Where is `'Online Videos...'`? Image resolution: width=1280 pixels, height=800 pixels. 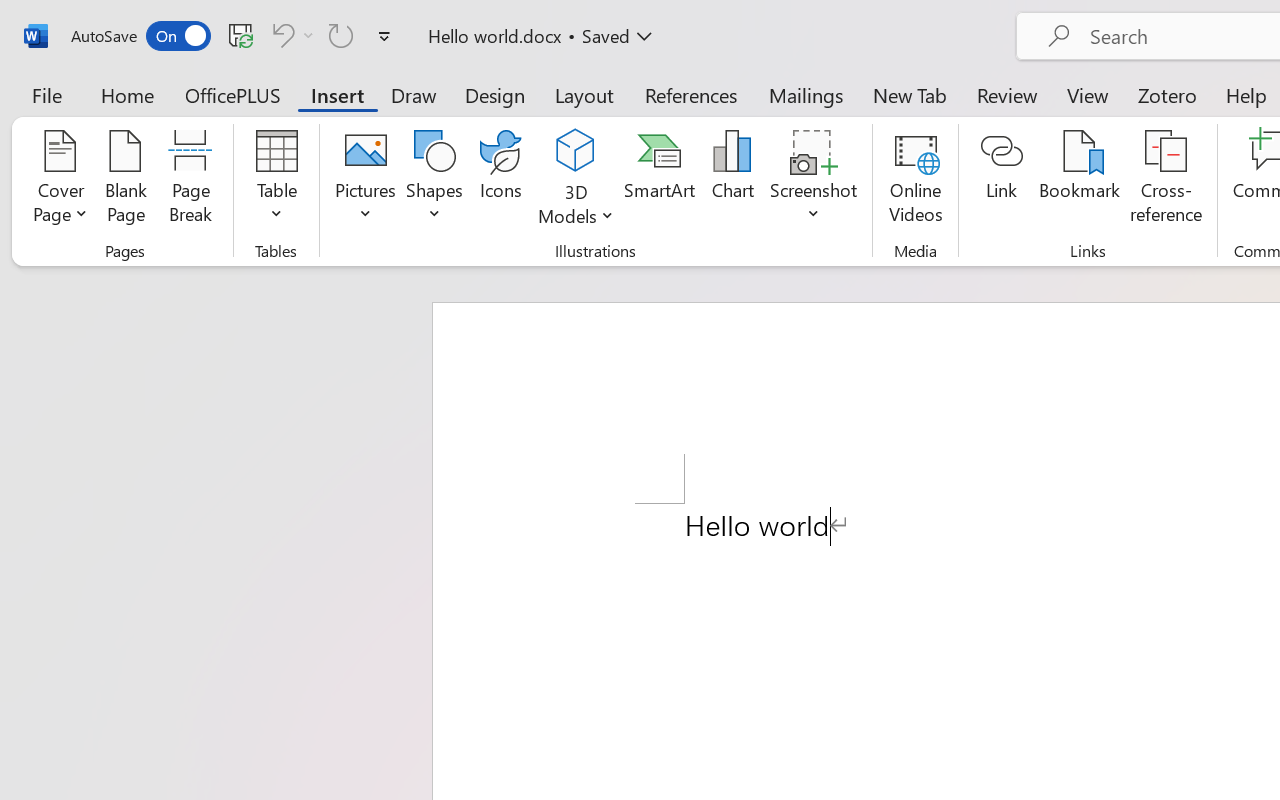 'Online Videos...' is located at coordinates (914, 179).